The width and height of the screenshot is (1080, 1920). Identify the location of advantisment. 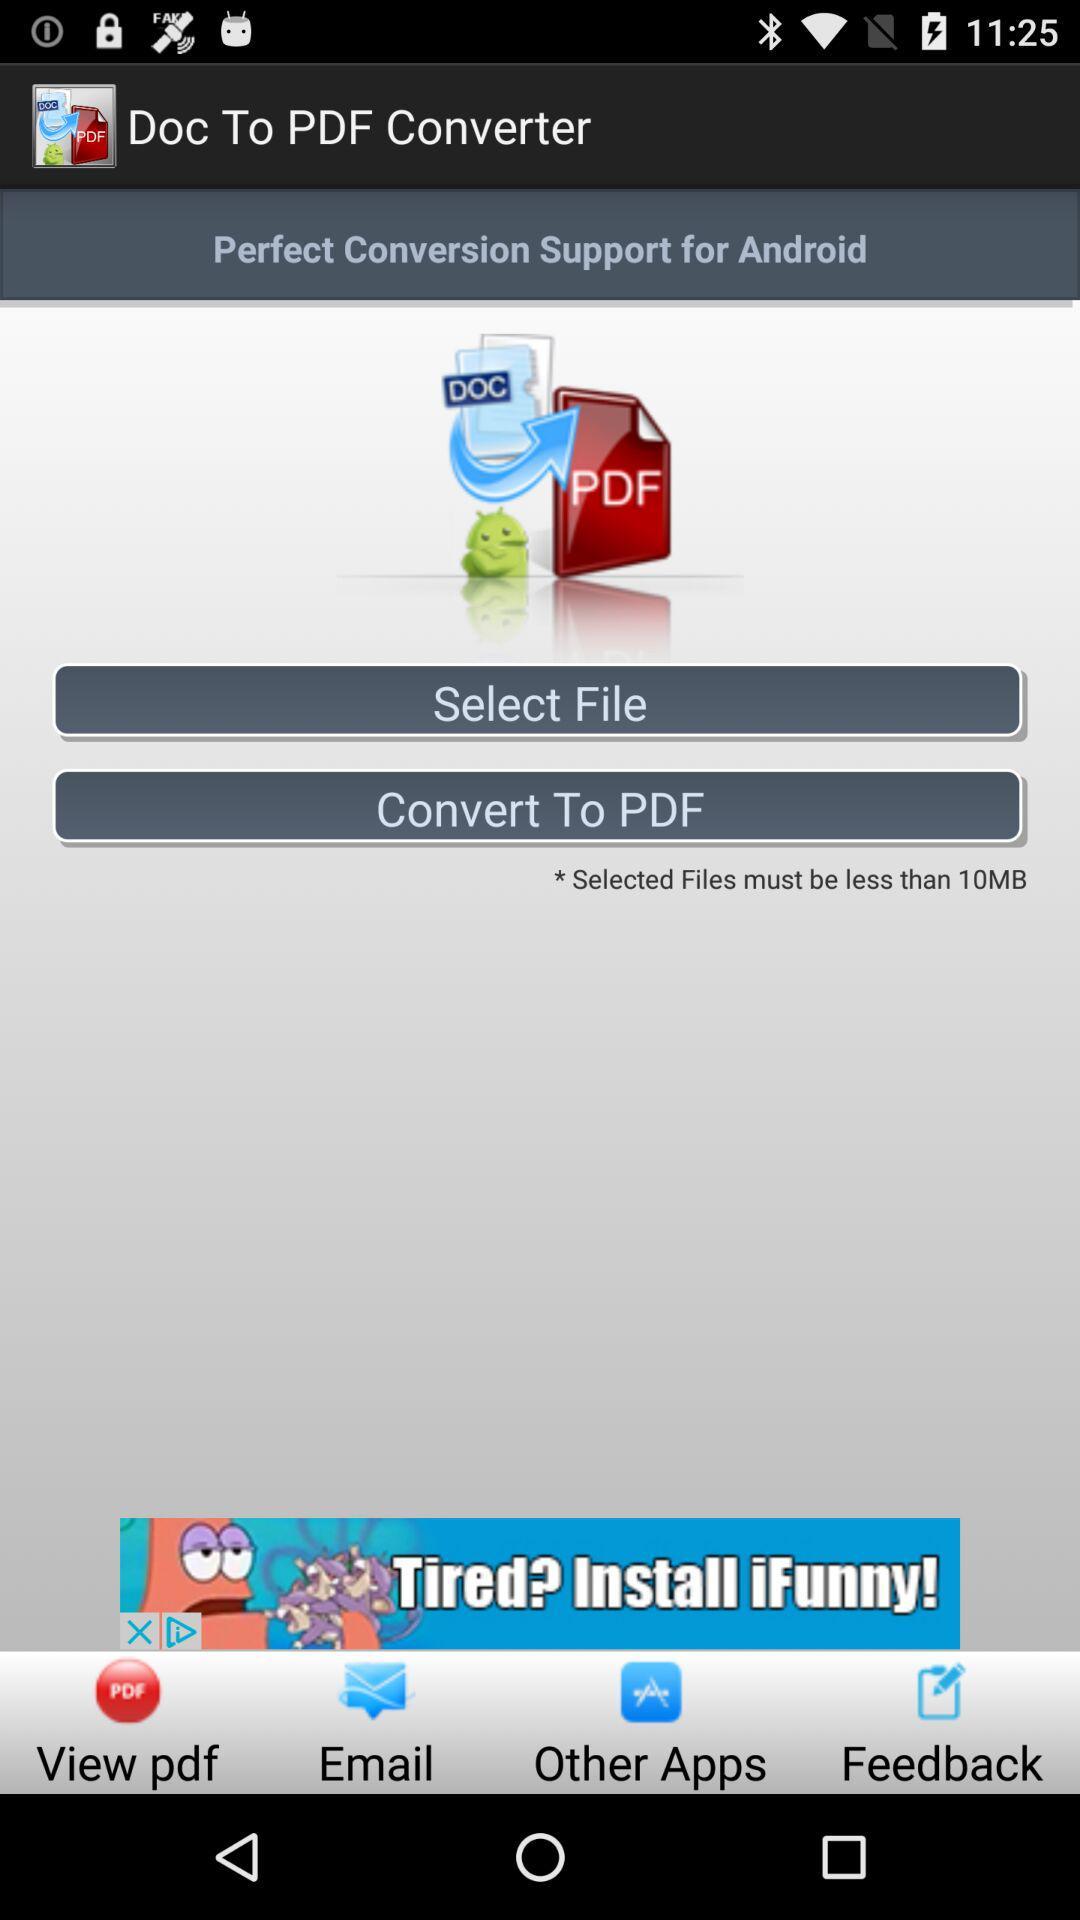
(540, 1582).